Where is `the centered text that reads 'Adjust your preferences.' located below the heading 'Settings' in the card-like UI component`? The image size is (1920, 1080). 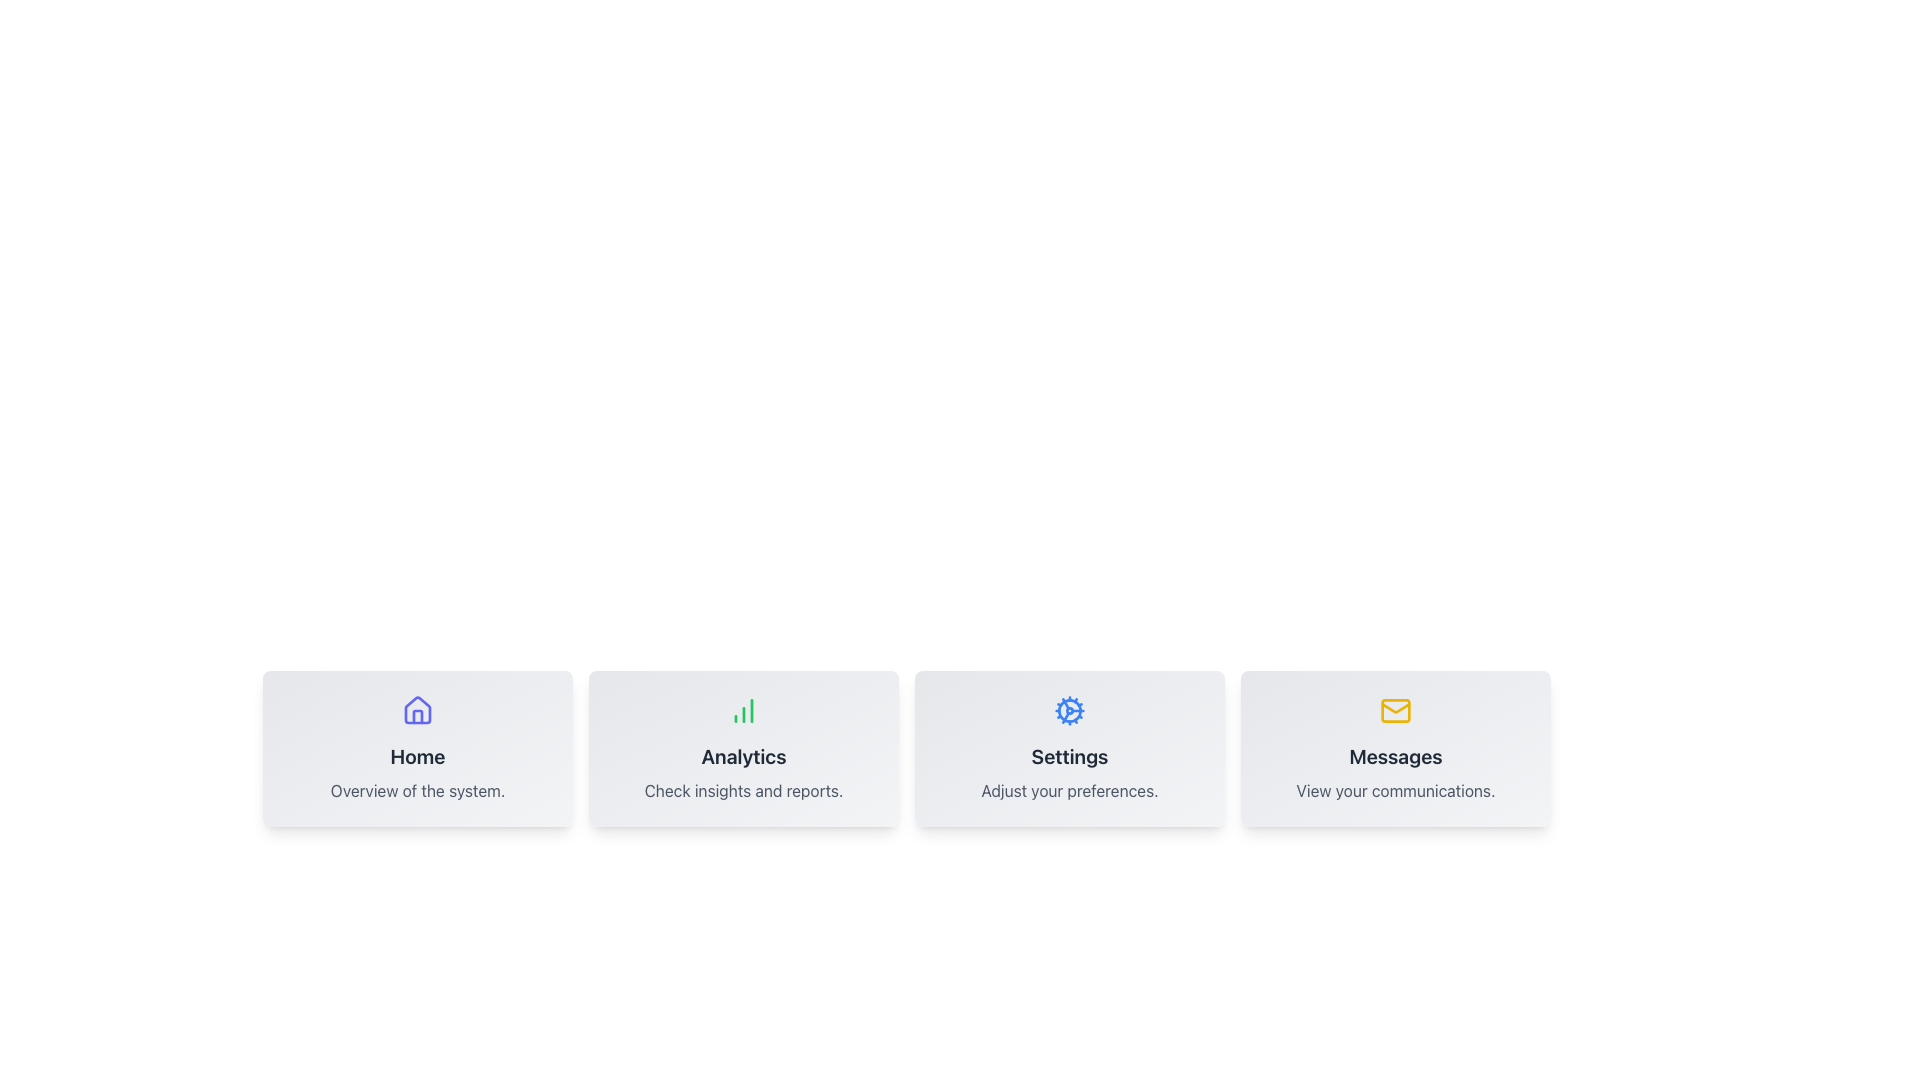 the centered text that reads 'Adjust your preferences.' located below the heading 'Settings' in the card-like UI component is located at coordinates (1069, 789).